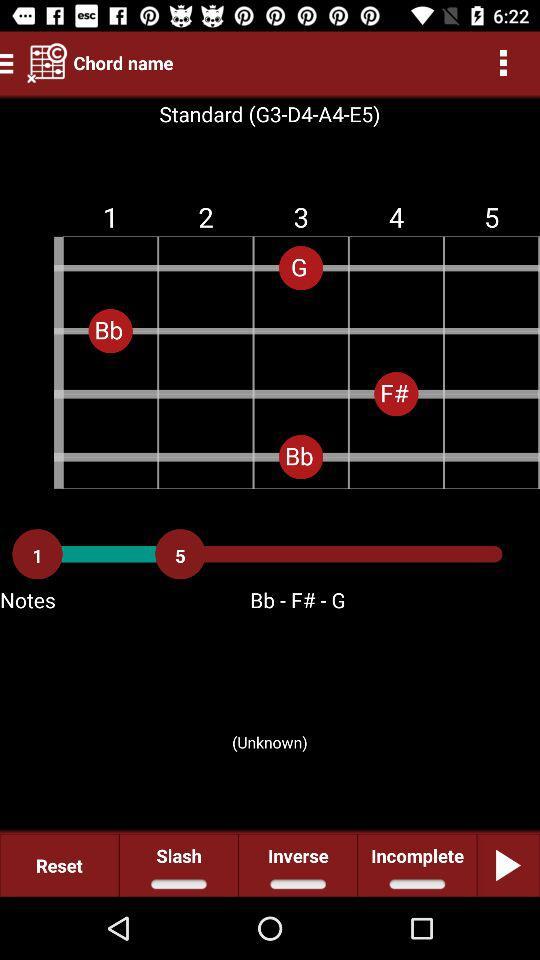 This screenshot has width=540, height=960. What do you see at coordinates (178, 864) in the screenshot?
I see `icon to the left of inverse` at bounding box center [178, 864].